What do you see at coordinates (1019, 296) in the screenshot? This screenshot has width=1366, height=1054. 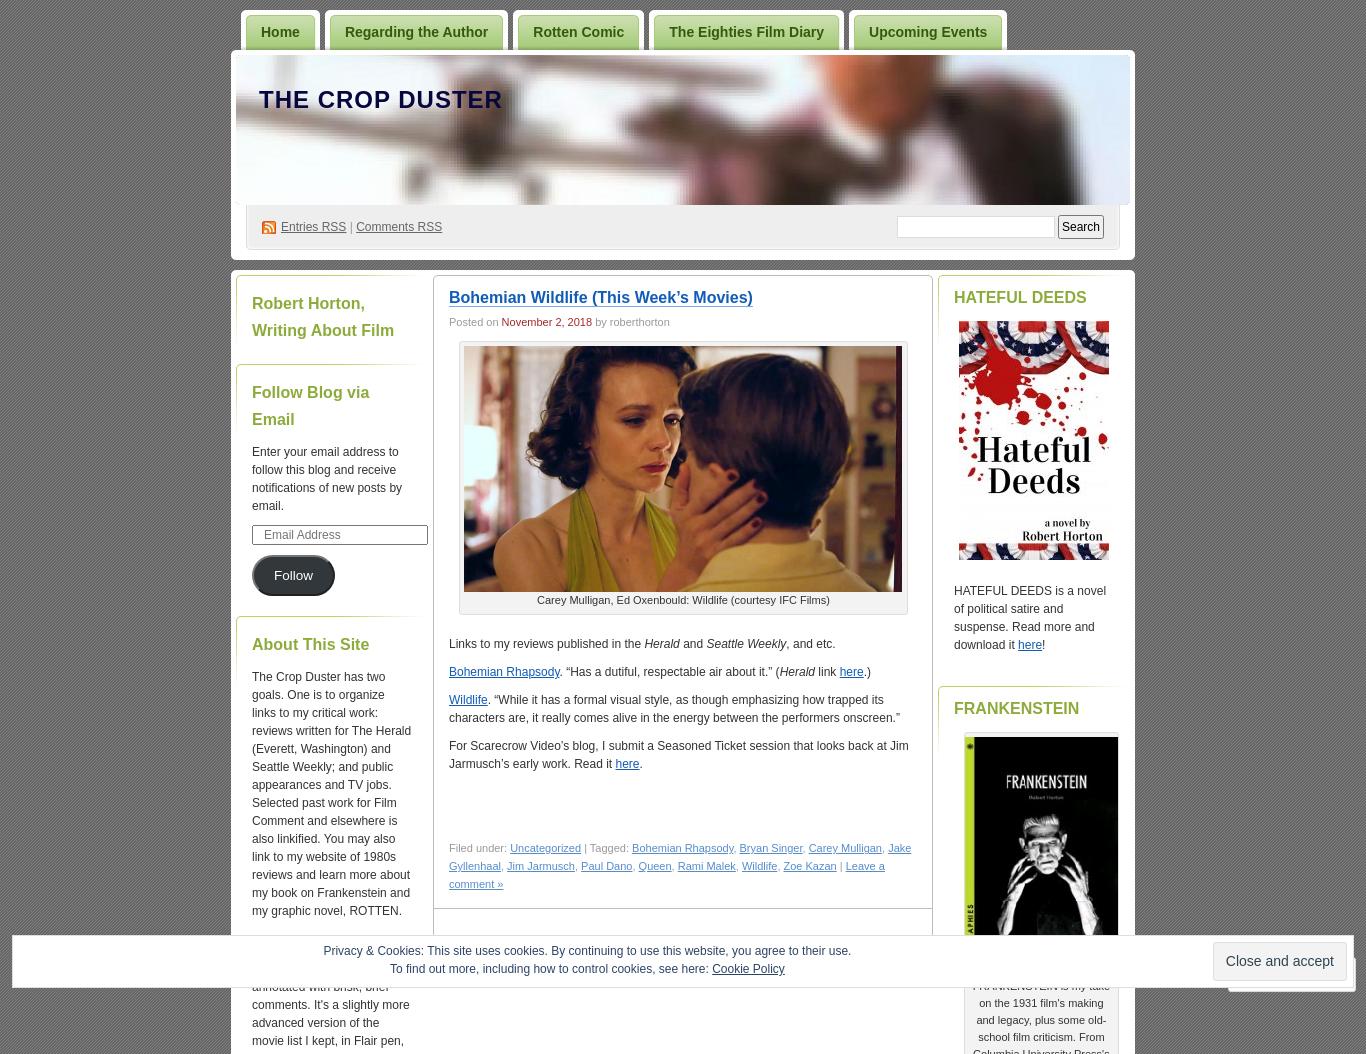 I see `'HATEFUL DEEDS'` at bounding box center [1019, 296].